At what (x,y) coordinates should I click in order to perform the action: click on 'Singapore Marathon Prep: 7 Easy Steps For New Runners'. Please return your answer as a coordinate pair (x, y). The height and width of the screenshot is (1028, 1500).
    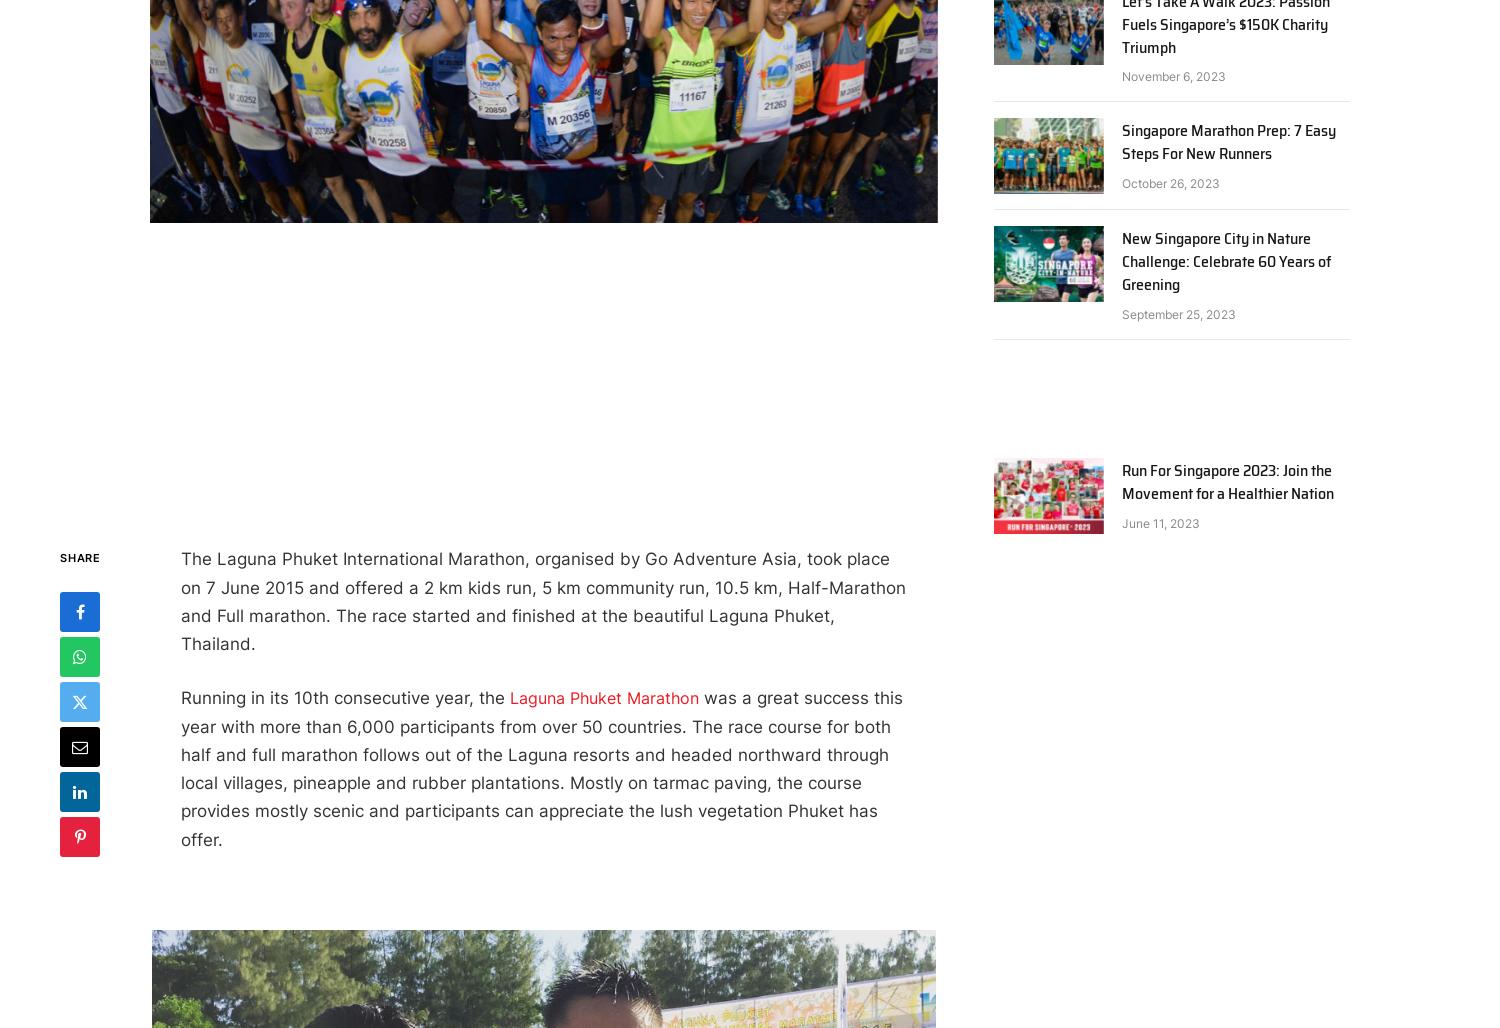
    Looking at the image, I should click on (1227, 141).